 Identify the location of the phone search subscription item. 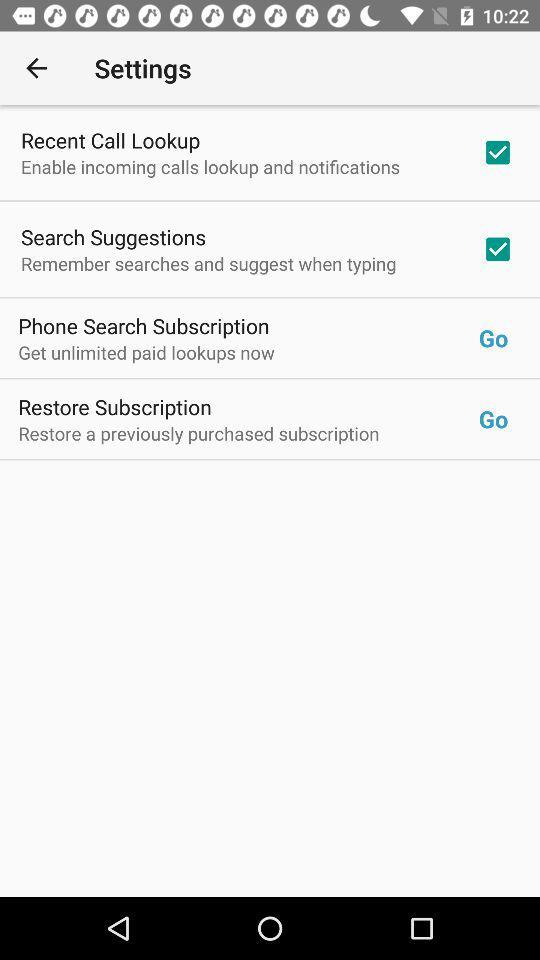
(143, 325).